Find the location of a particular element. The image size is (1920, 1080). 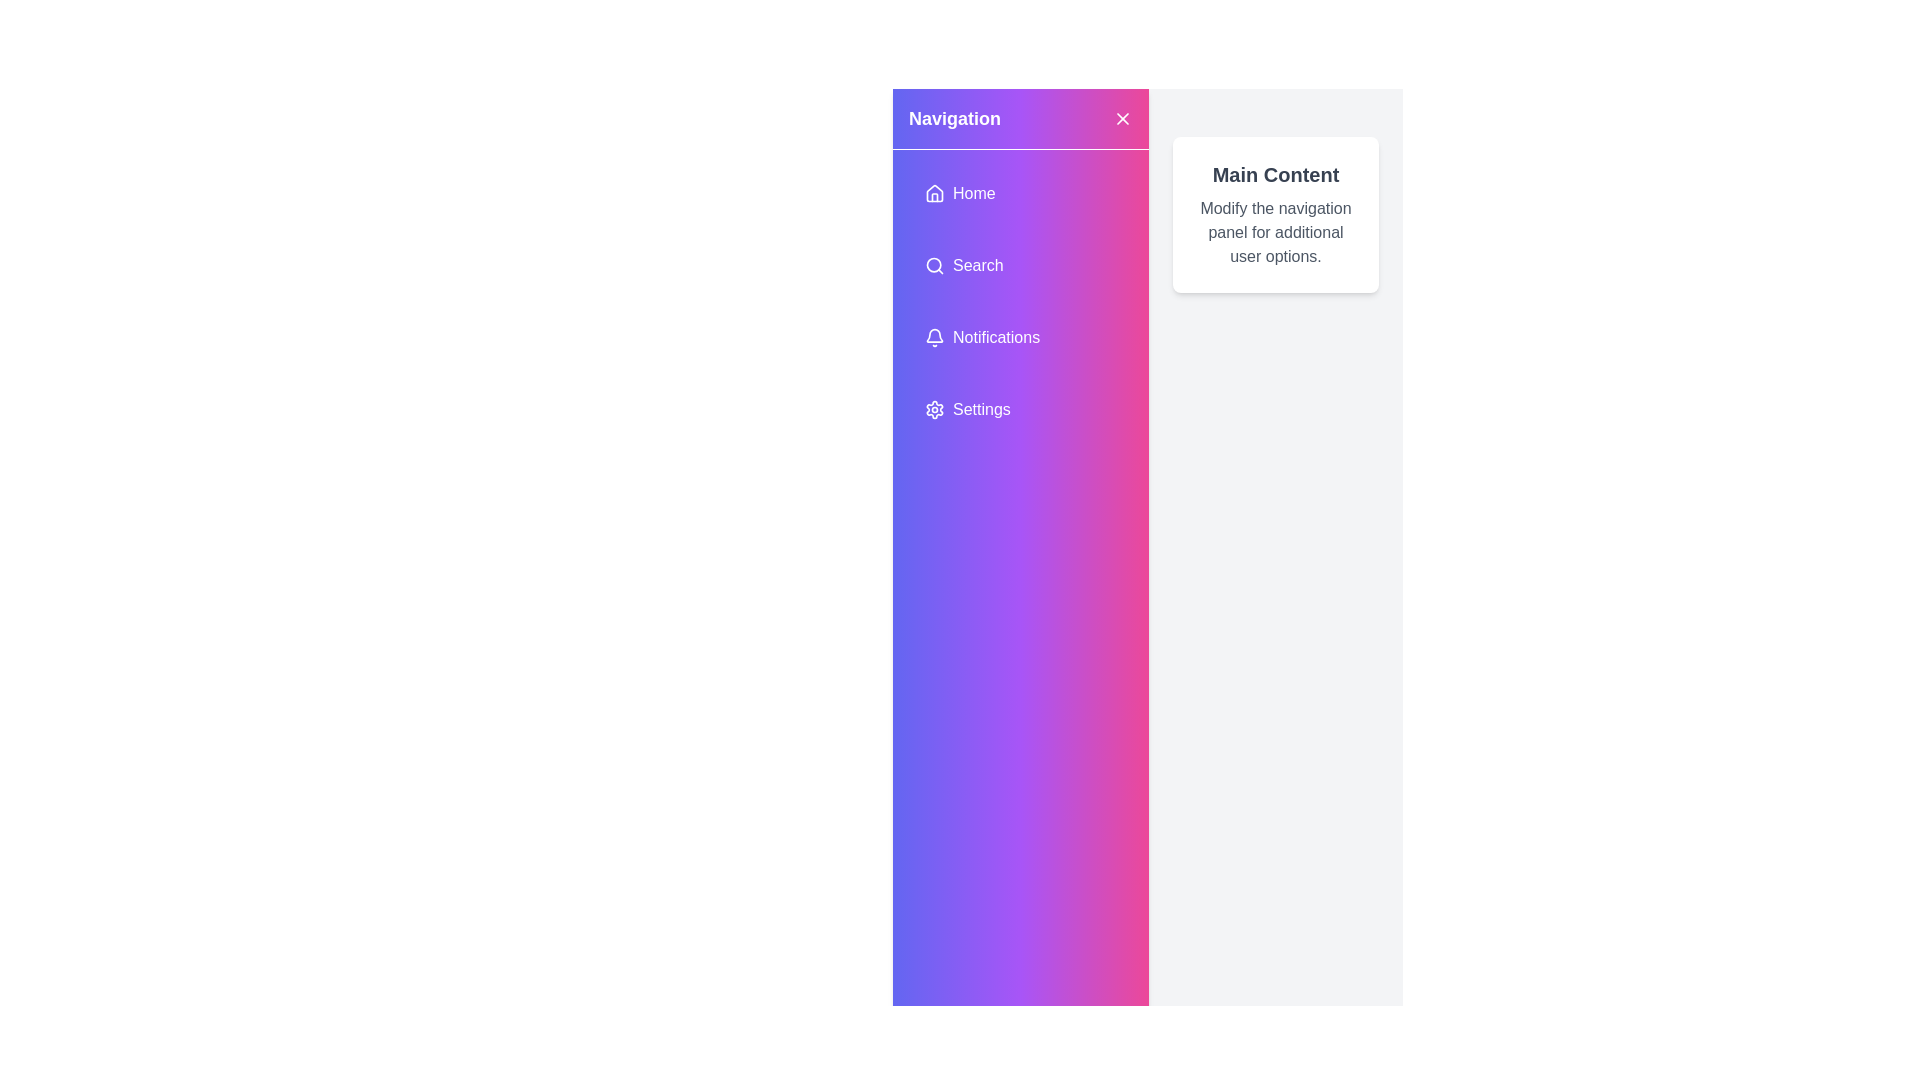

the house-shaped icon filled with a gradient color located near the top-left corner of the navigation panel, adjacent to the text 'Home' is located at coordinates (934, 192).